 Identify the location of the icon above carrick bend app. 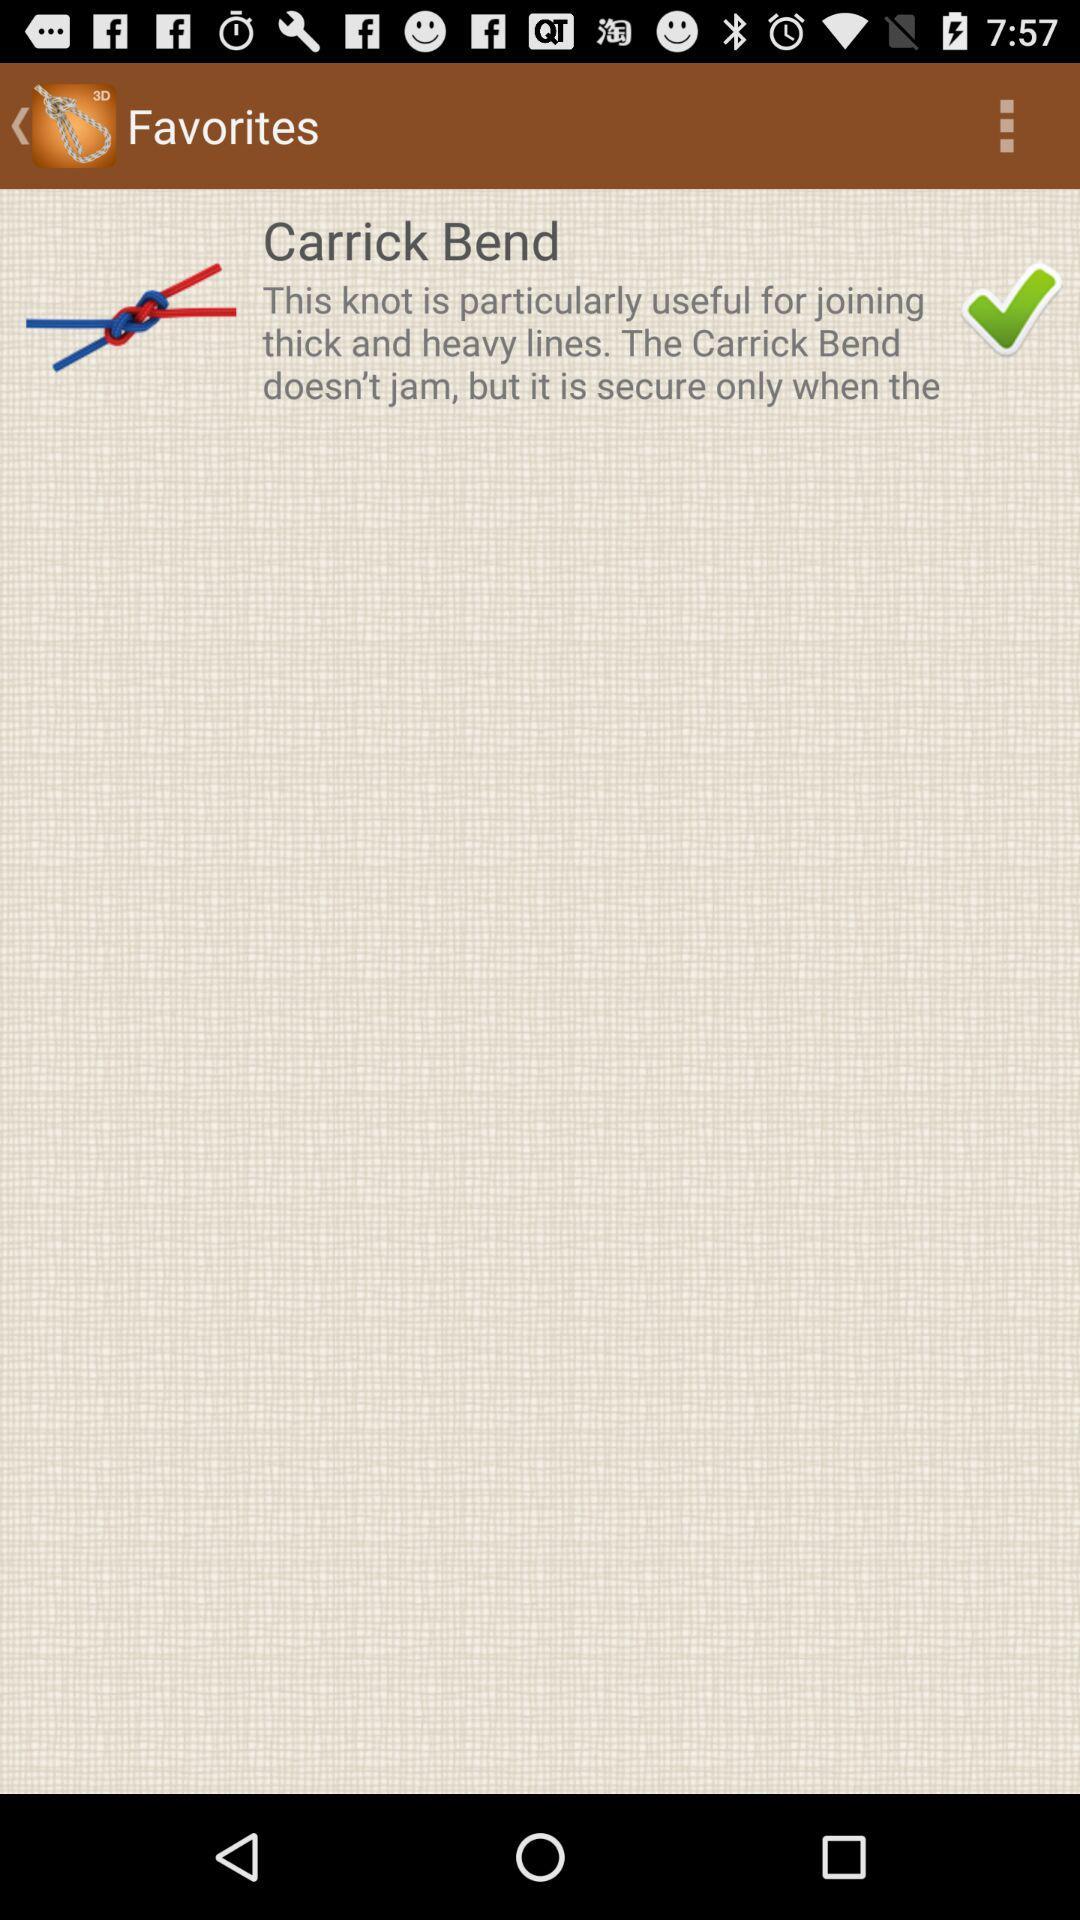
(1006, 124).